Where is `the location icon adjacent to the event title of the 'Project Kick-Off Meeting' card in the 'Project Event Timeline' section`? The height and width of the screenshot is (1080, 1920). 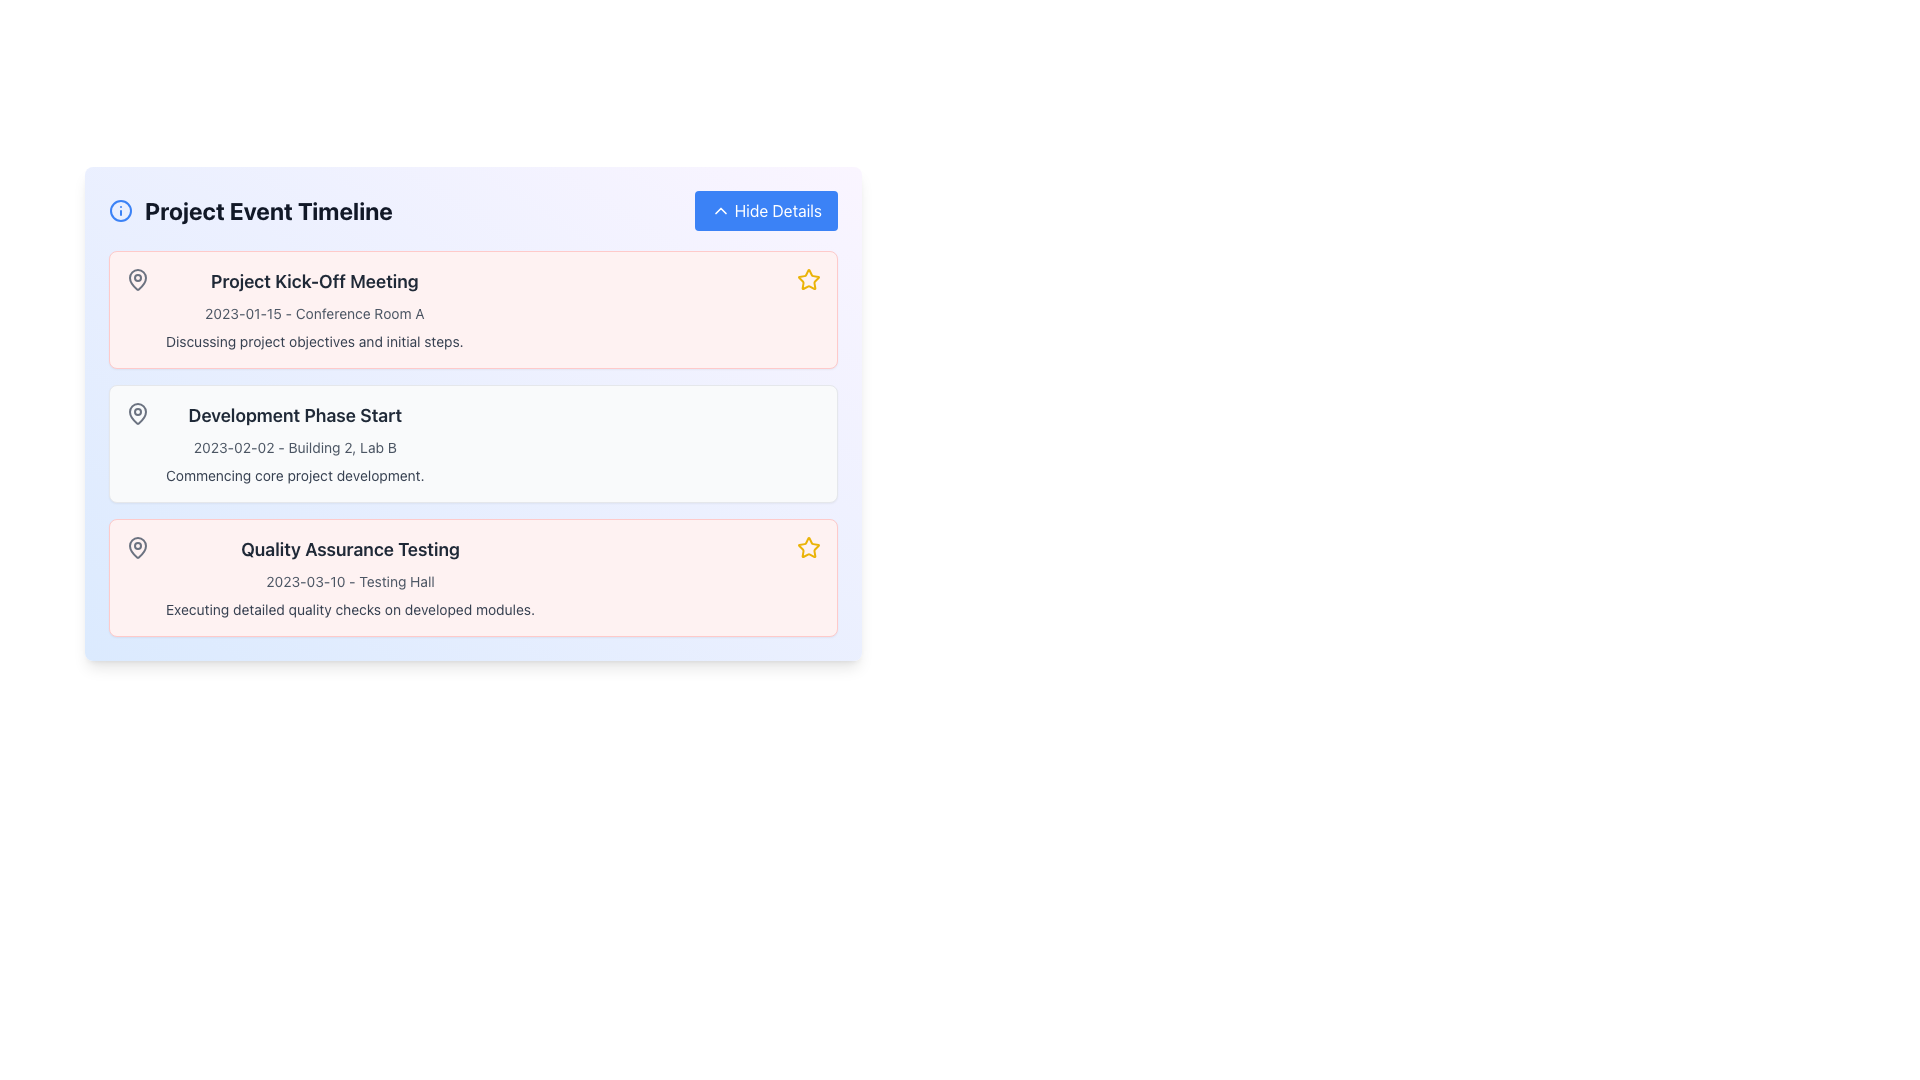
the location icon adjacent to the event title of the 'Project Kick-Off Meeting' card in the 'Project Event Timeline' section is located at coordinates (137, 280).